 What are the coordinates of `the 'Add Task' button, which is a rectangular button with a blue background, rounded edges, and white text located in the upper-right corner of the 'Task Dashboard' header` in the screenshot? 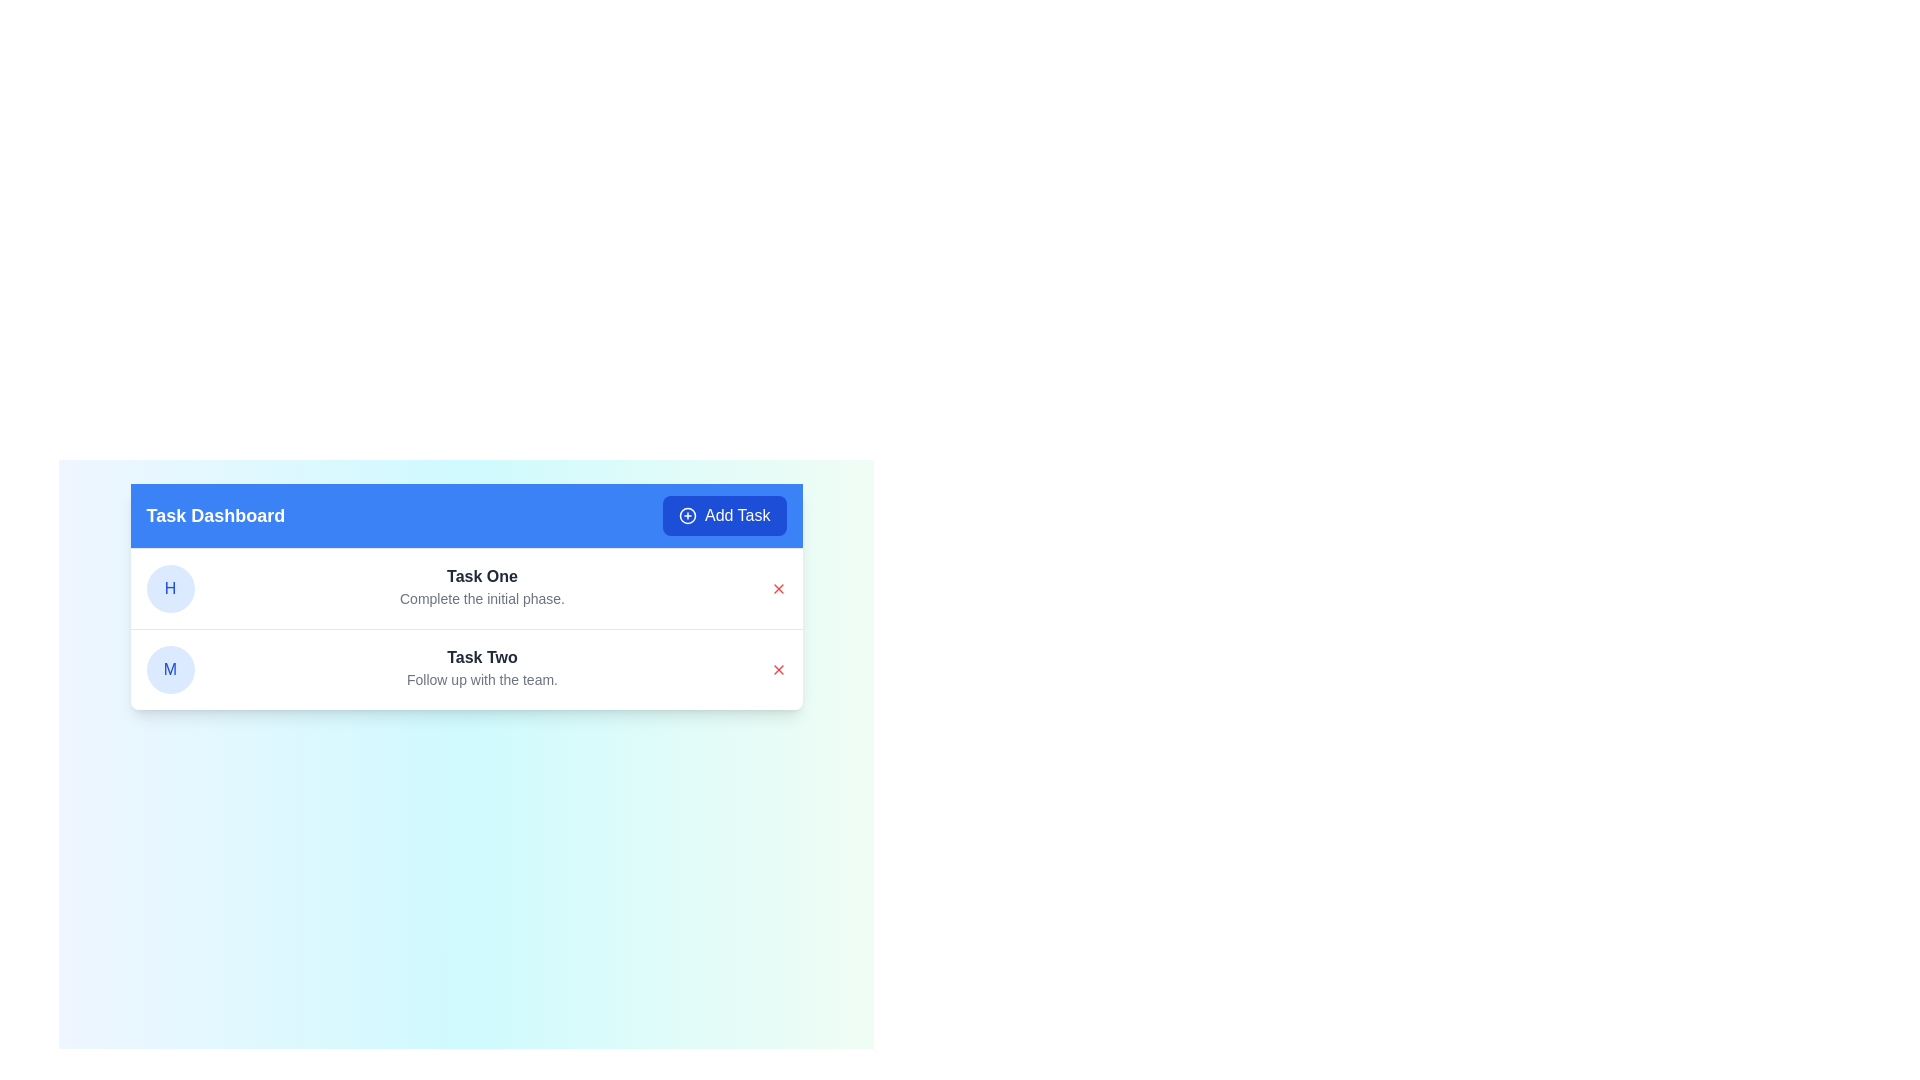 It's located at (723, 515).